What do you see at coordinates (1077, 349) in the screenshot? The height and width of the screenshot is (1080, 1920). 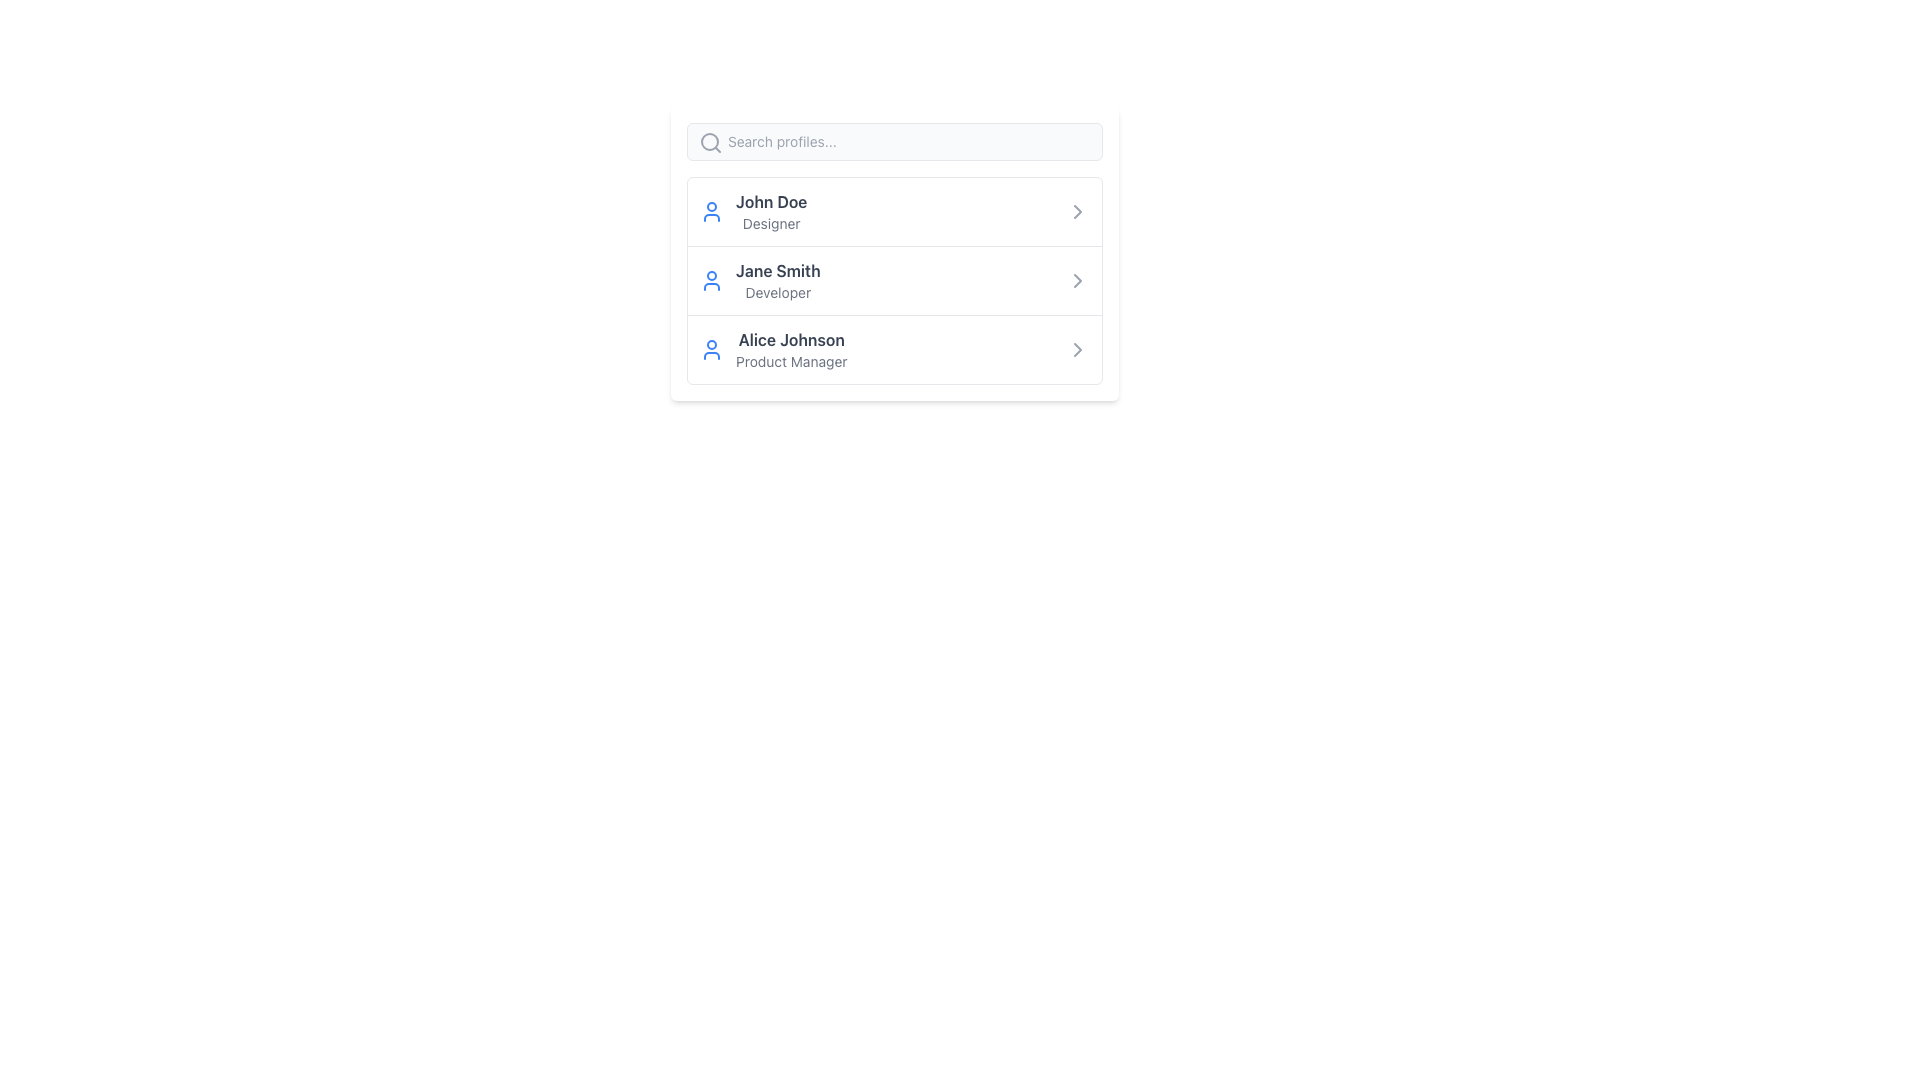 I see `the right-pointing chevron icon with a thin and rounded outline, located at the rightmost side of the row containing 'Alice Johnson'` at bounding box center [1077, 349].